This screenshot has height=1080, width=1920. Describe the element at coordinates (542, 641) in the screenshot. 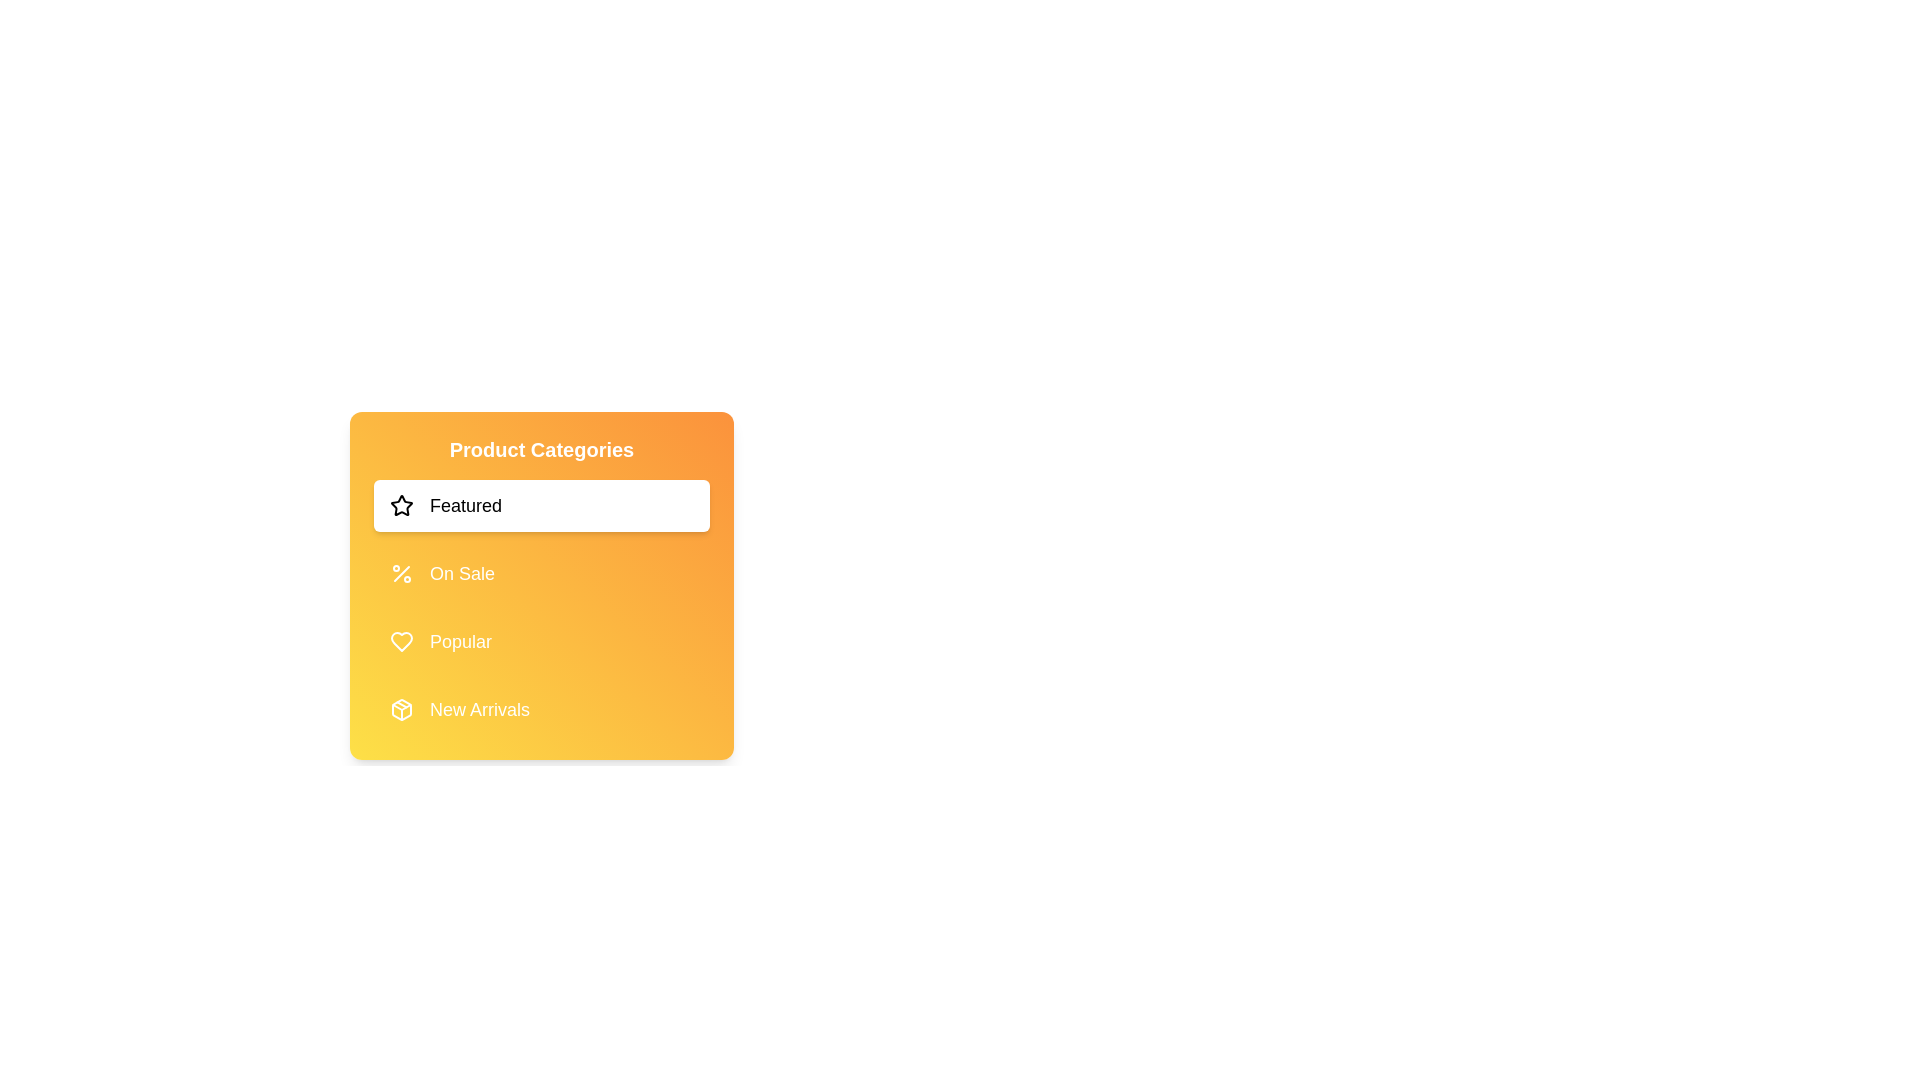

I see `the category Popular` at that location.